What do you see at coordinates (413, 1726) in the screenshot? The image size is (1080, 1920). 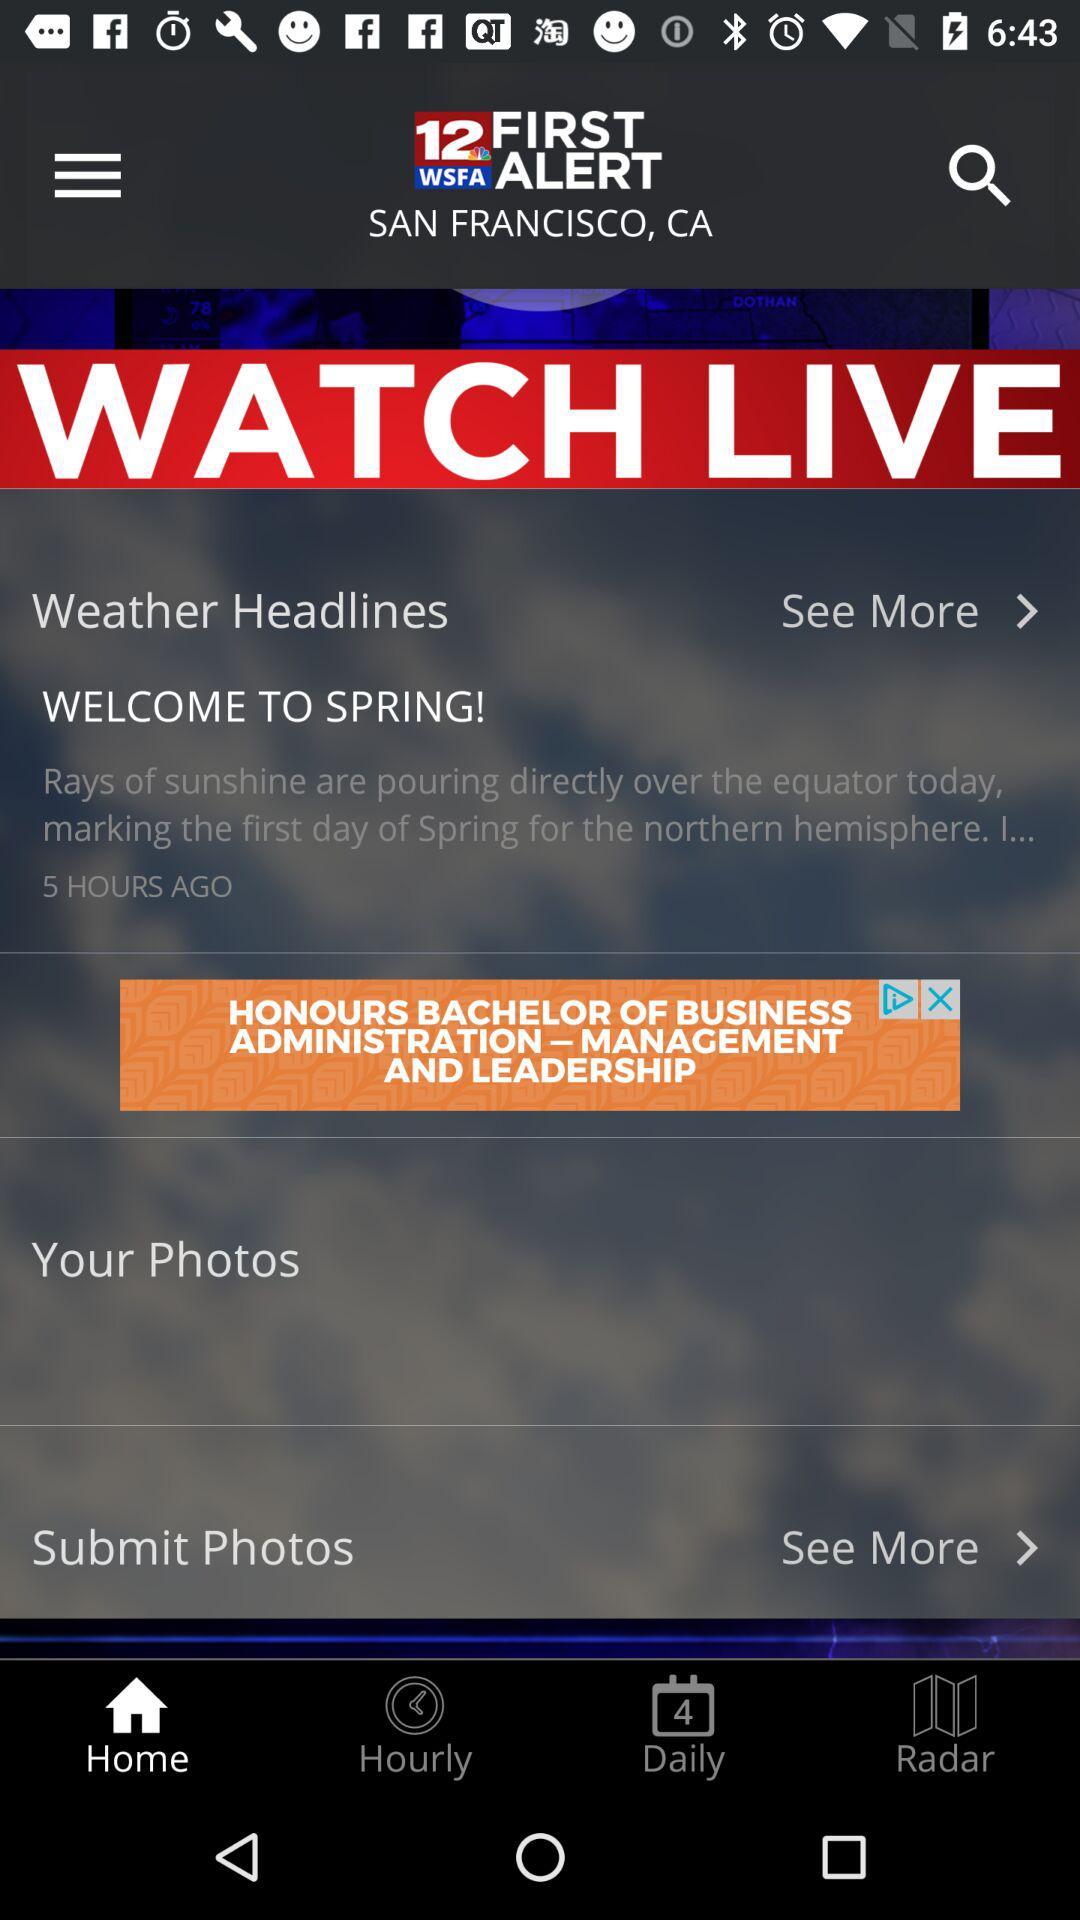 I see `hourly radio button` at bounding box center [413, 1726].